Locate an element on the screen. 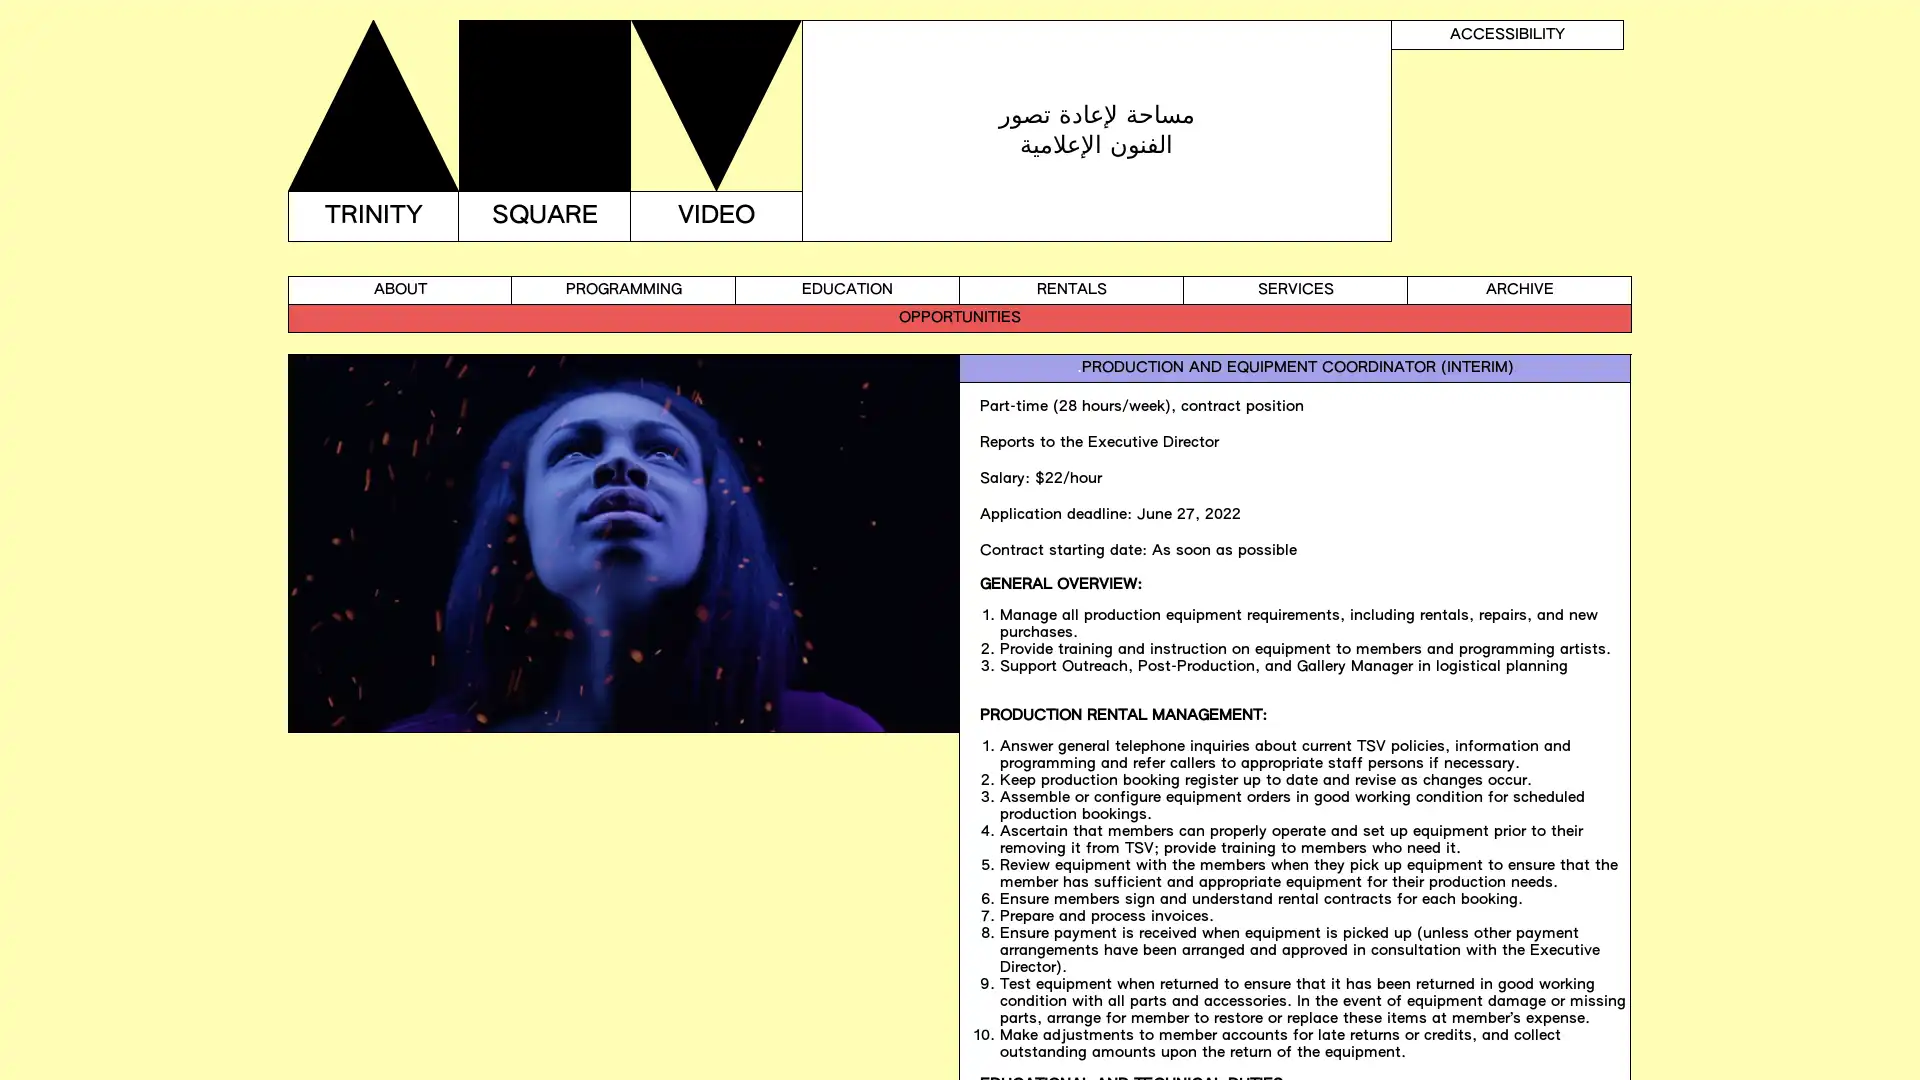 This screenshot has width=1920, height=1080. Accessibility menu, here you can adjust font size or desaturate page is located at coordinates (1507, 34).